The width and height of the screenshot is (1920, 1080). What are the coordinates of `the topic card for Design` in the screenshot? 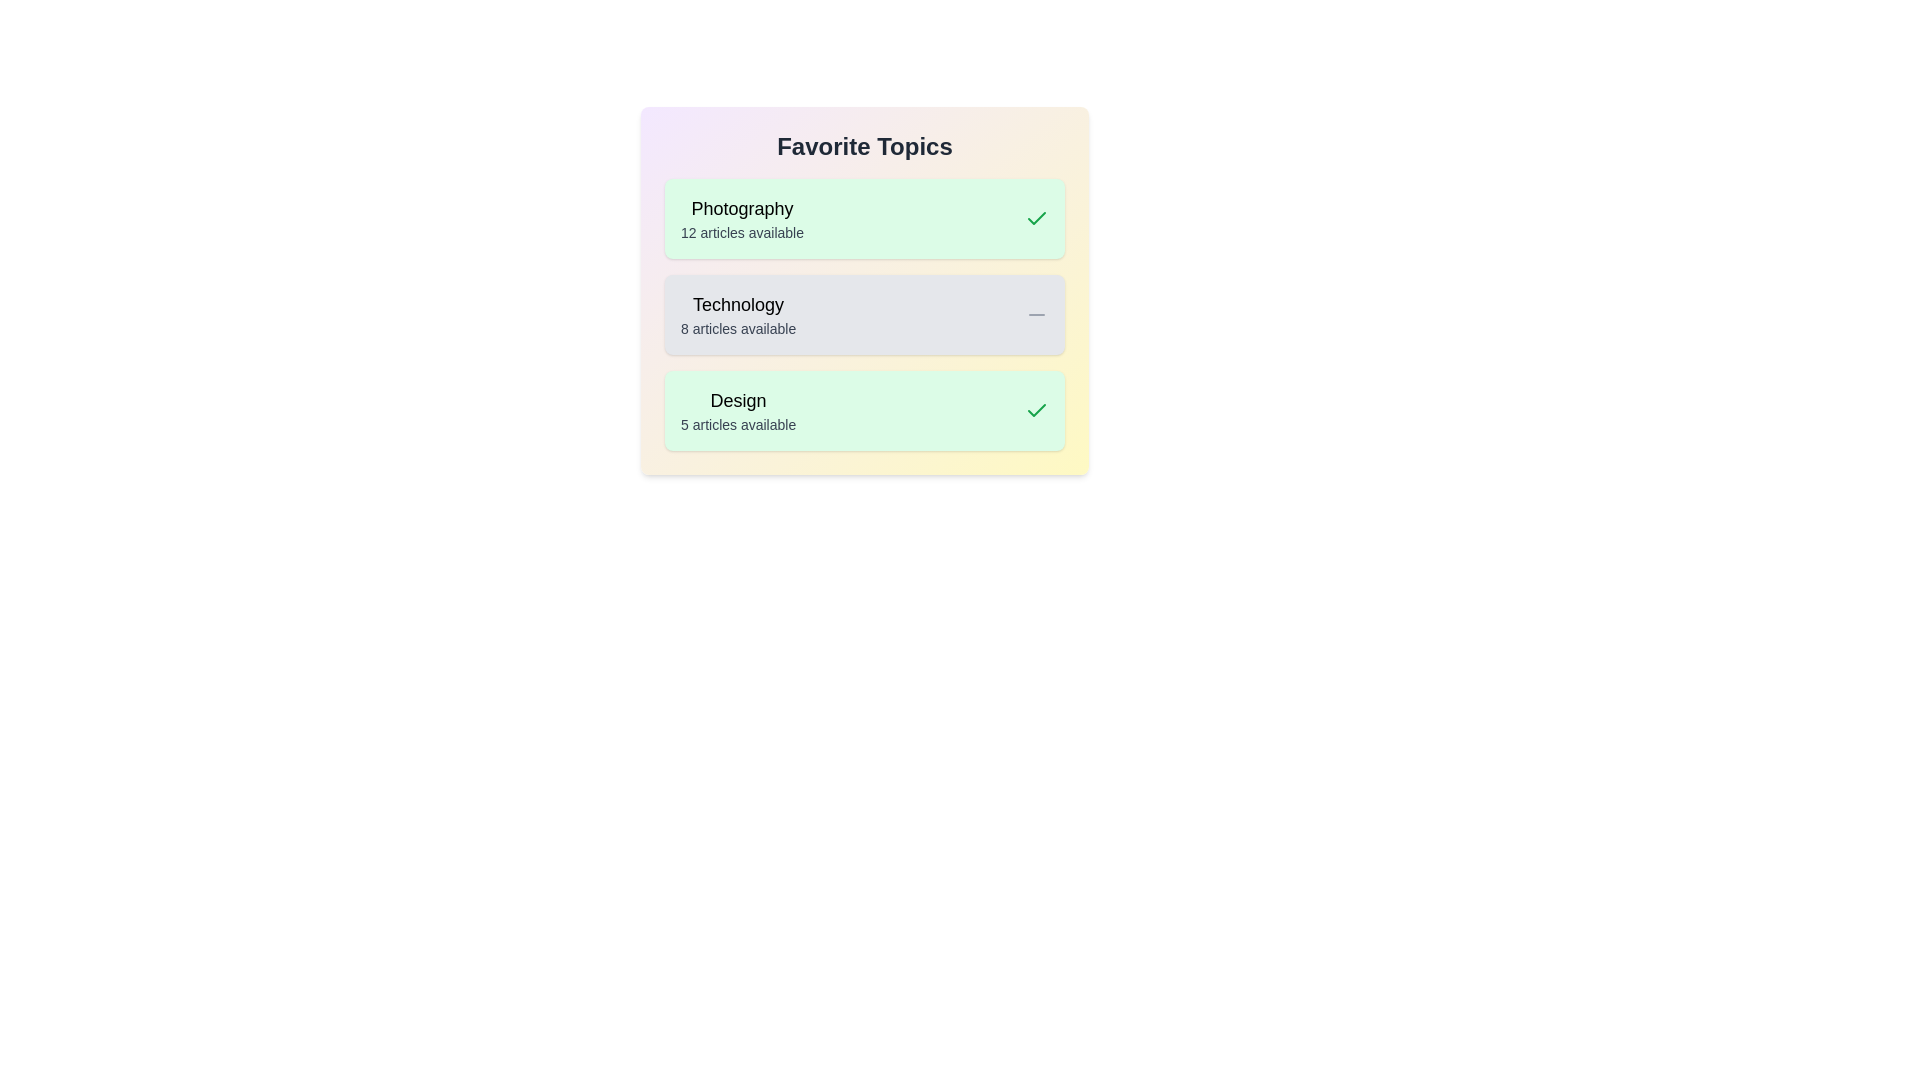 It's located at (864, 410).